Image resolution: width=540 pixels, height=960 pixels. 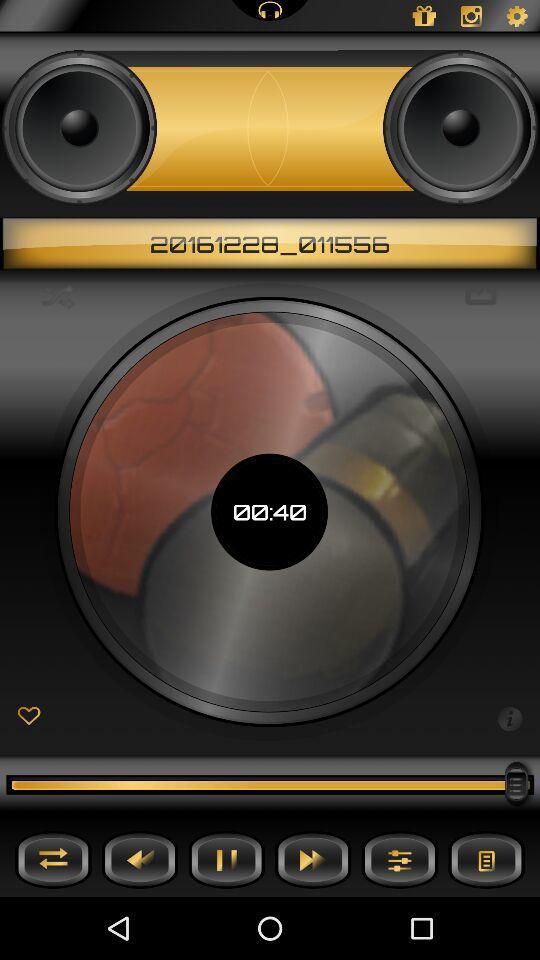 What do you see at coordinates (58, 295) in the screenshot?
I see `icon at the top left corner` at bounding box center [58, 295].